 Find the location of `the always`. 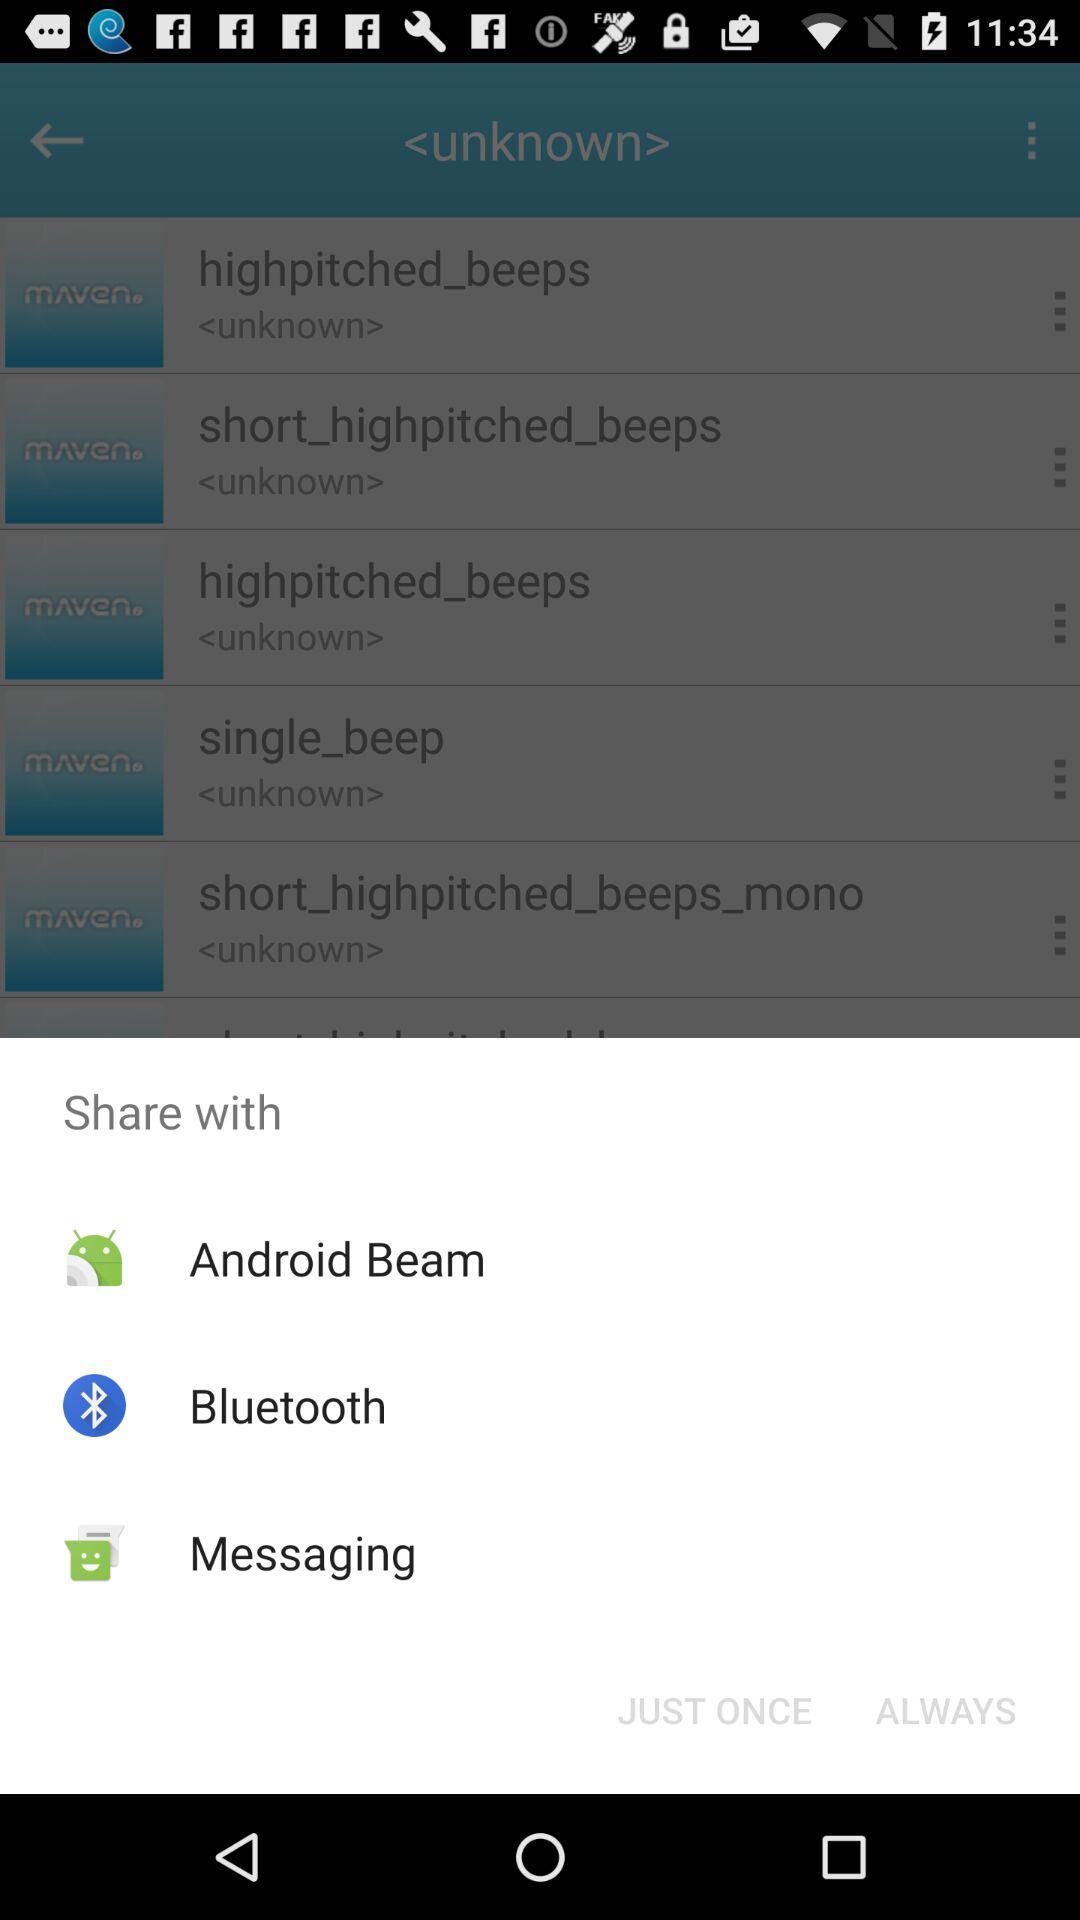

the always is located at coordinates (945, 1708).